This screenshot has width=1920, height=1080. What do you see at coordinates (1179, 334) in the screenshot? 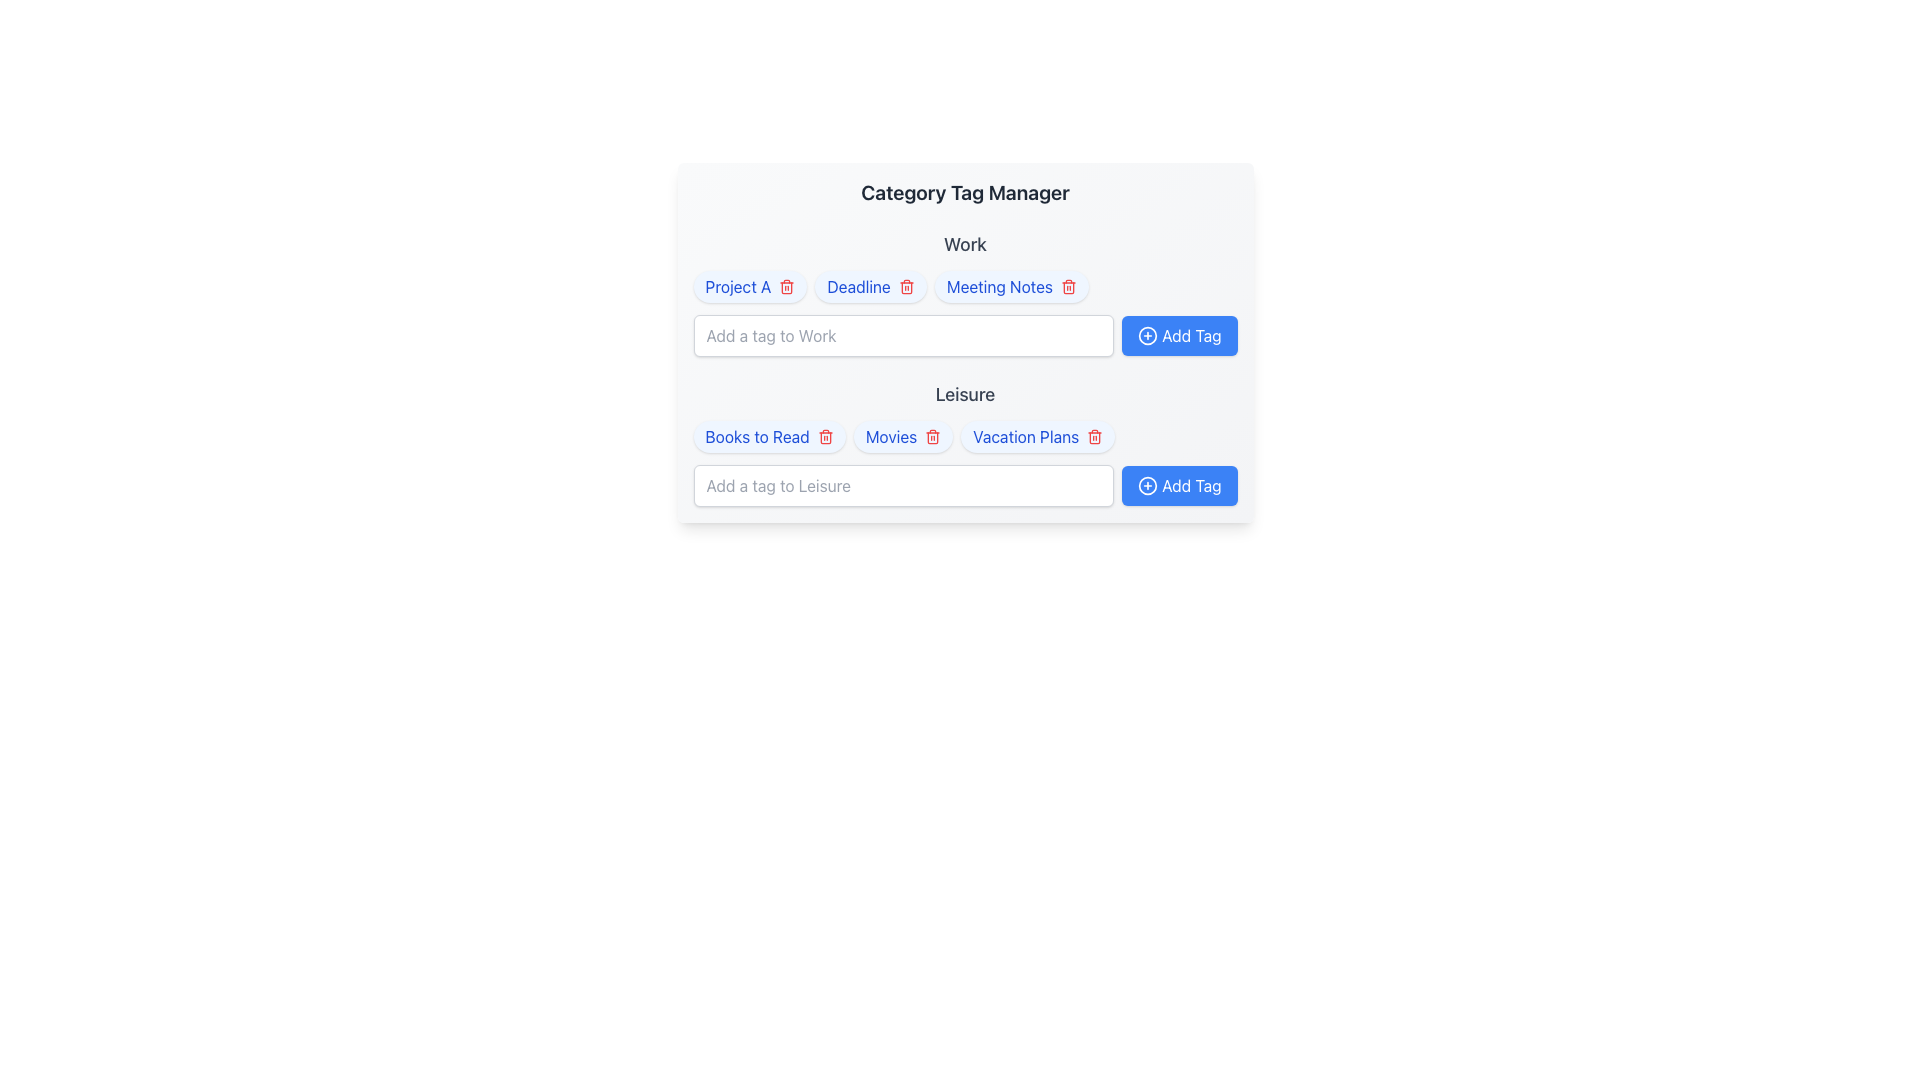
I see `the button` at bounding box center [1179, 334].